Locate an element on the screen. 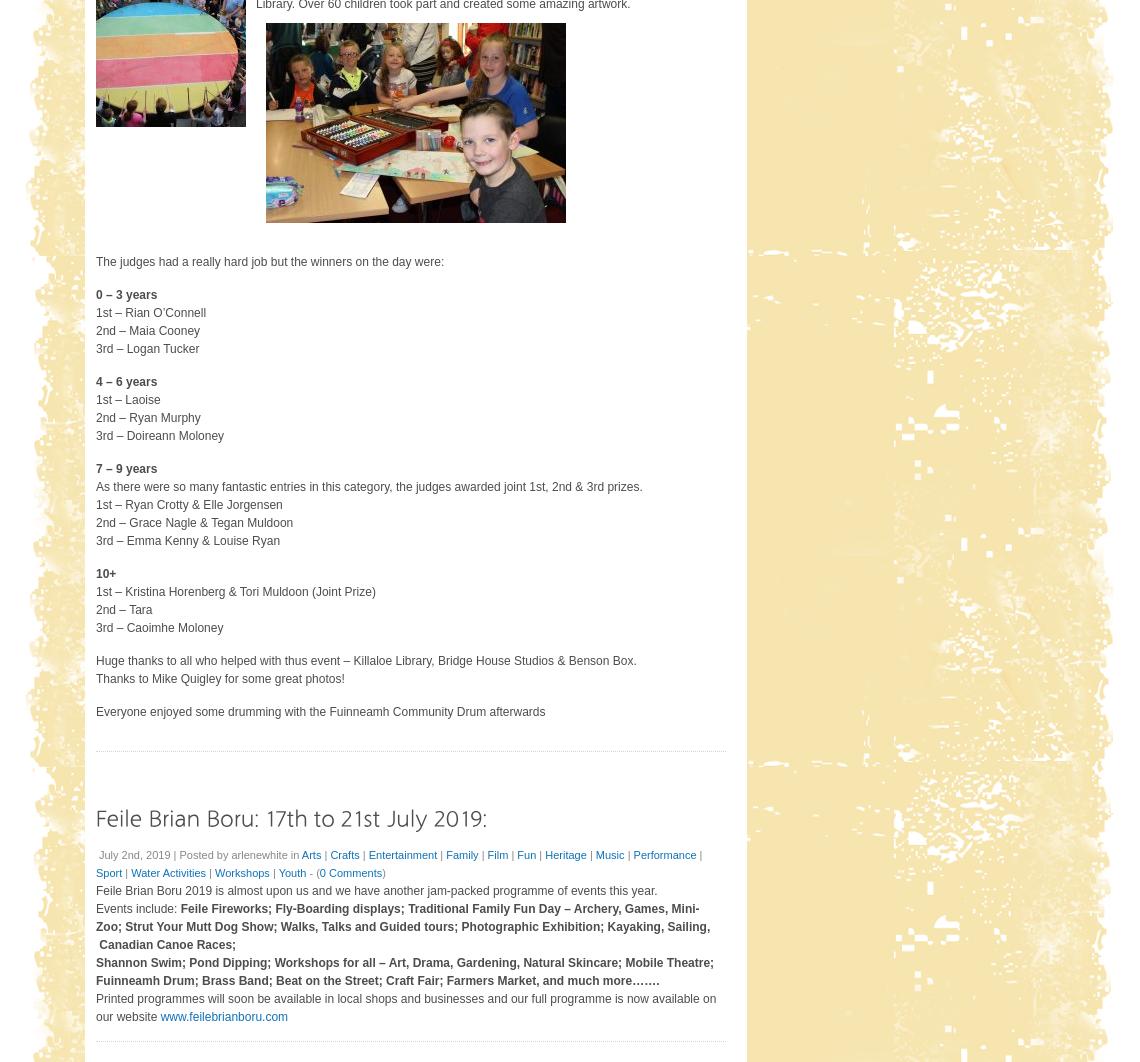  '3rd – Doireann Moloney' is located at coordinates (160, 433).